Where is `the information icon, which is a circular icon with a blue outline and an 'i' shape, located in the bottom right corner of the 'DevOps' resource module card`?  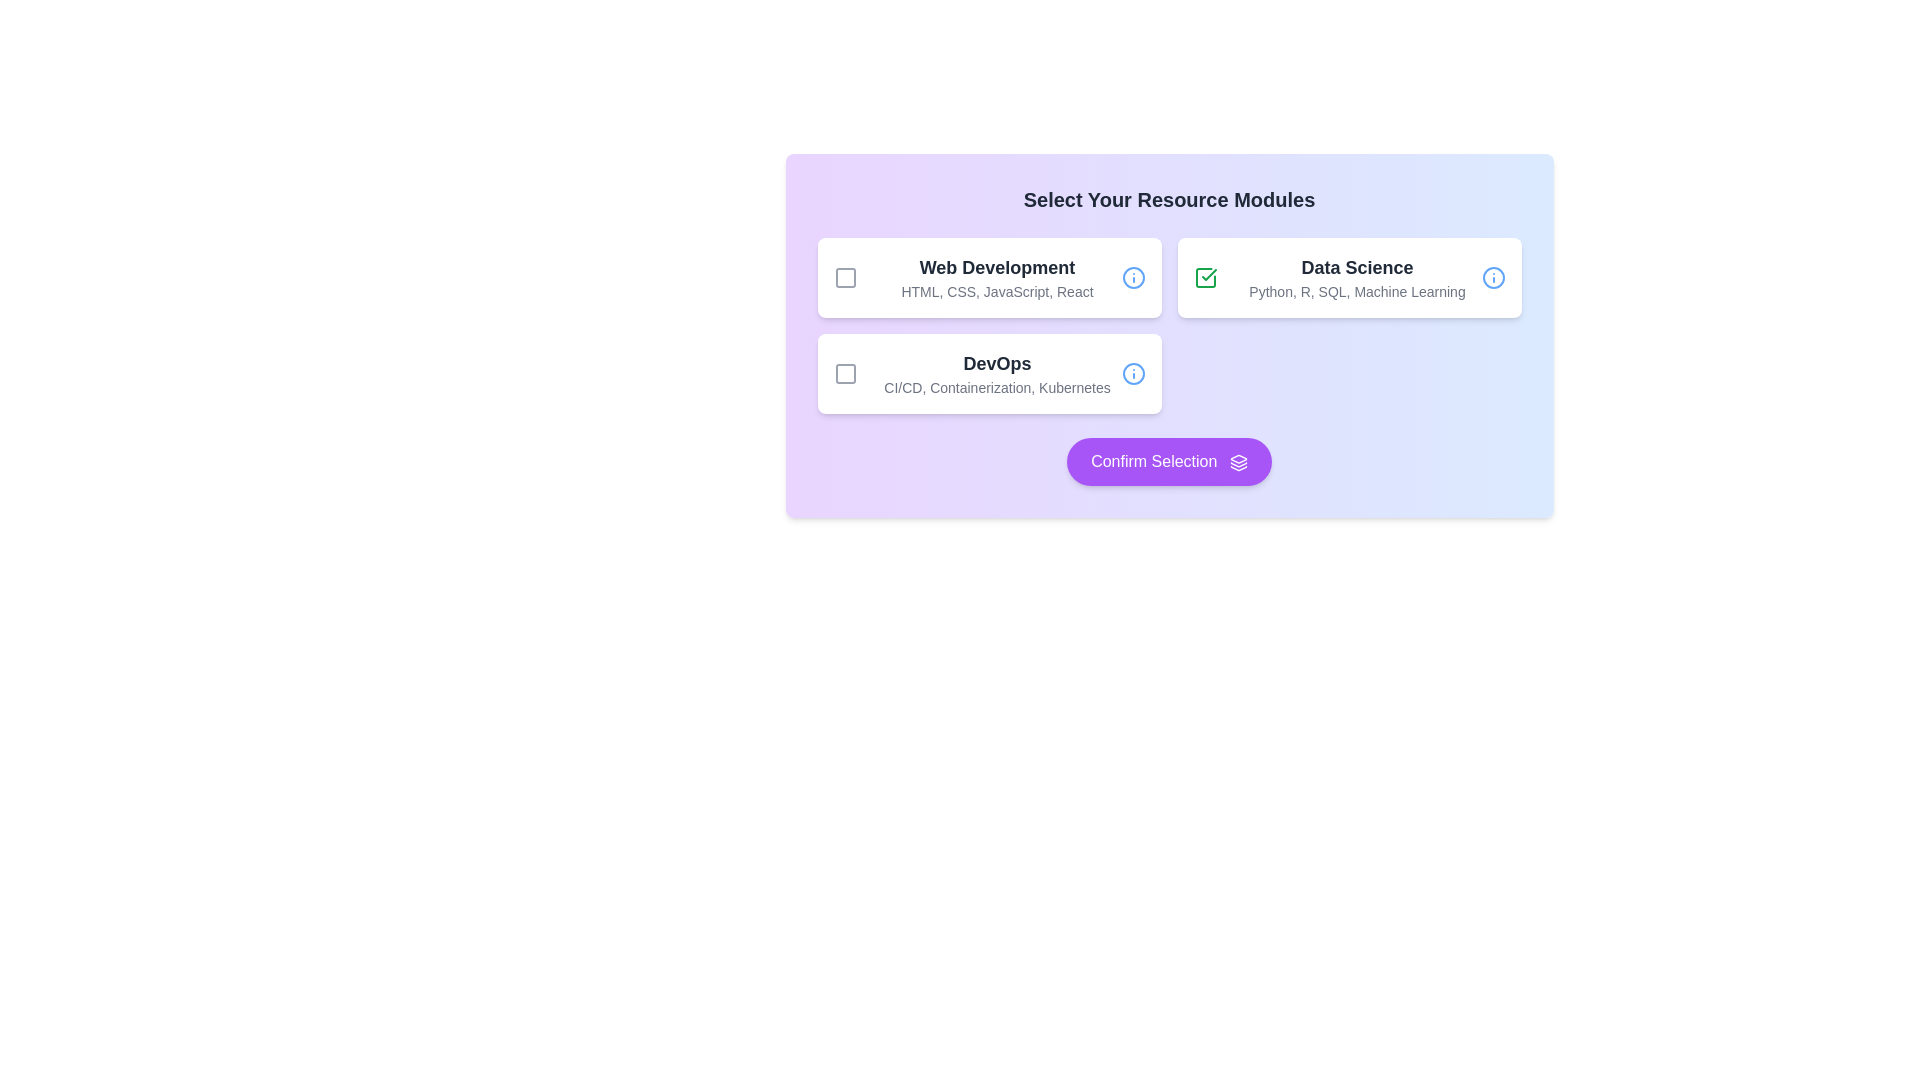 the information icon, which is a circular icon with a blue outline and an 'i' shape, located in the bottom right corner of the 'DevOps' resource module card is located at coordinates (1133, 374).